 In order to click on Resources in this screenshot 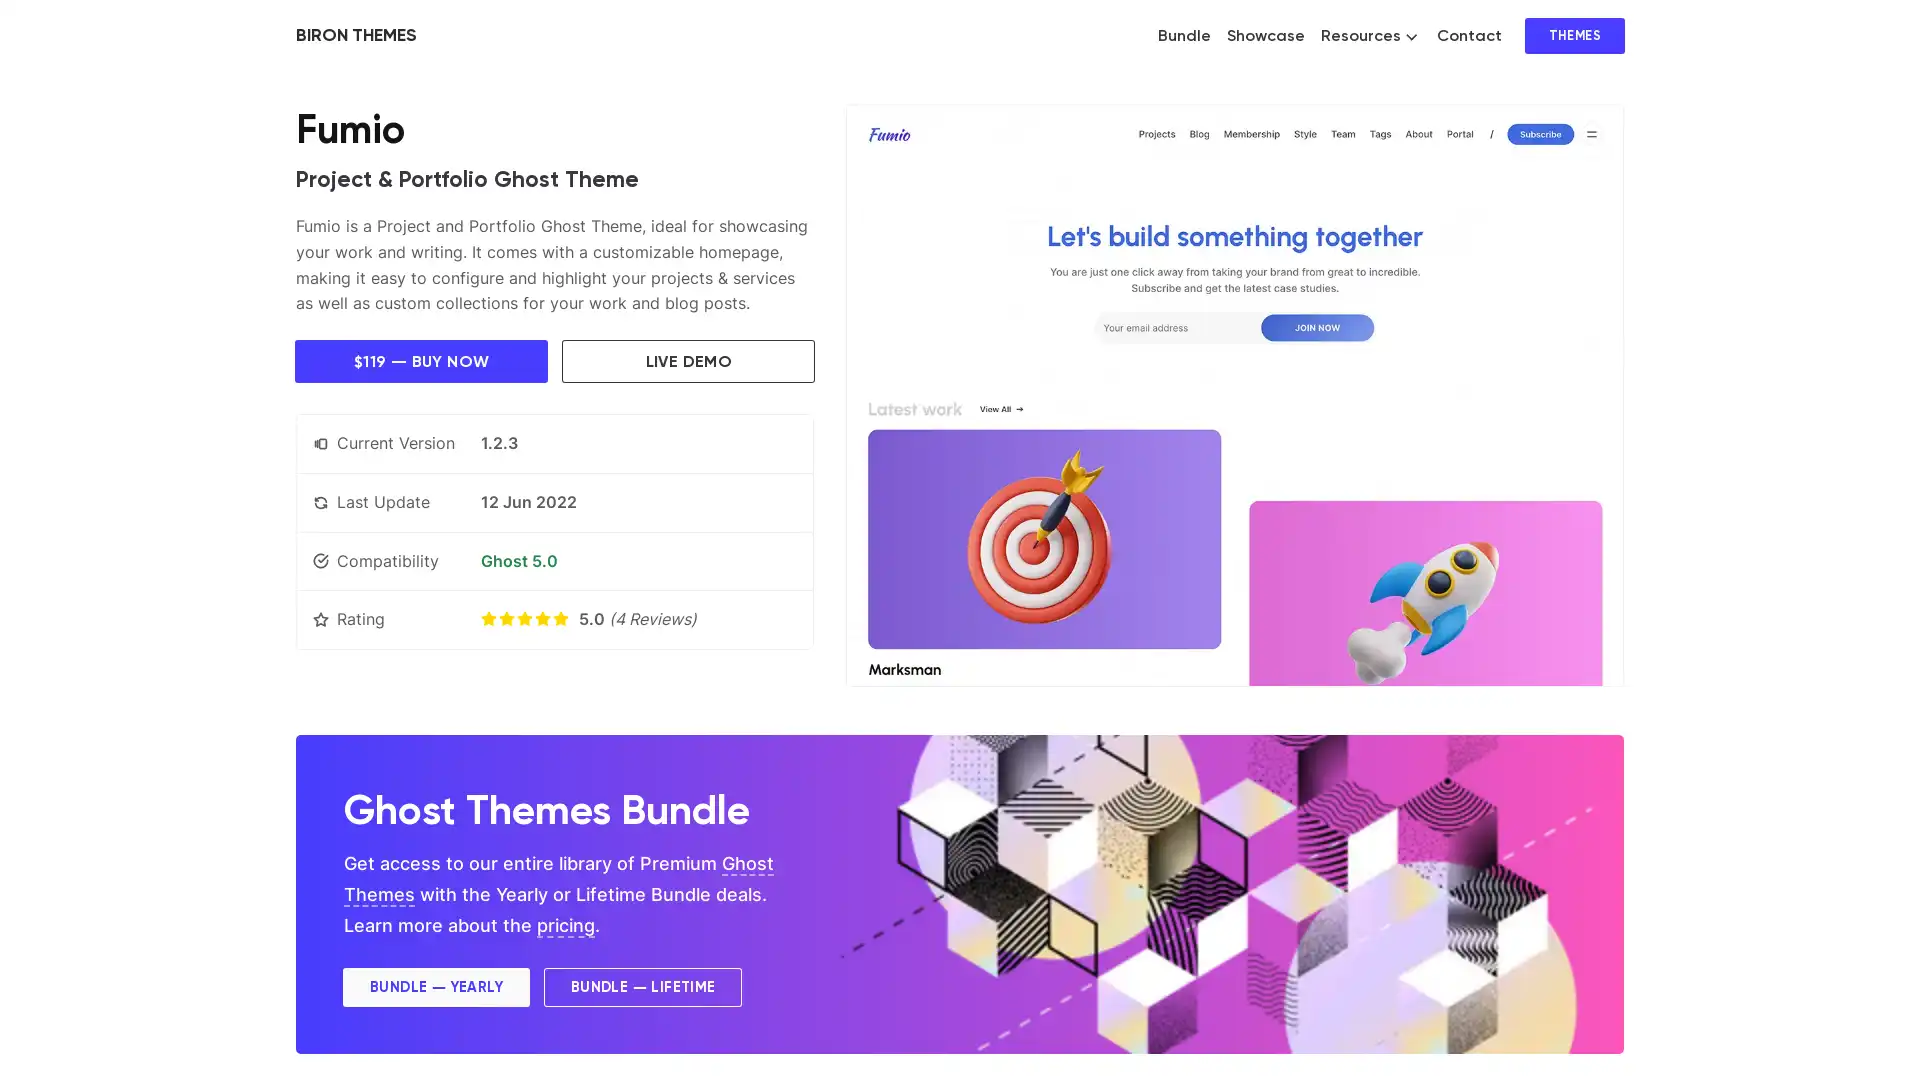, I will do `click(1368, 35)`.